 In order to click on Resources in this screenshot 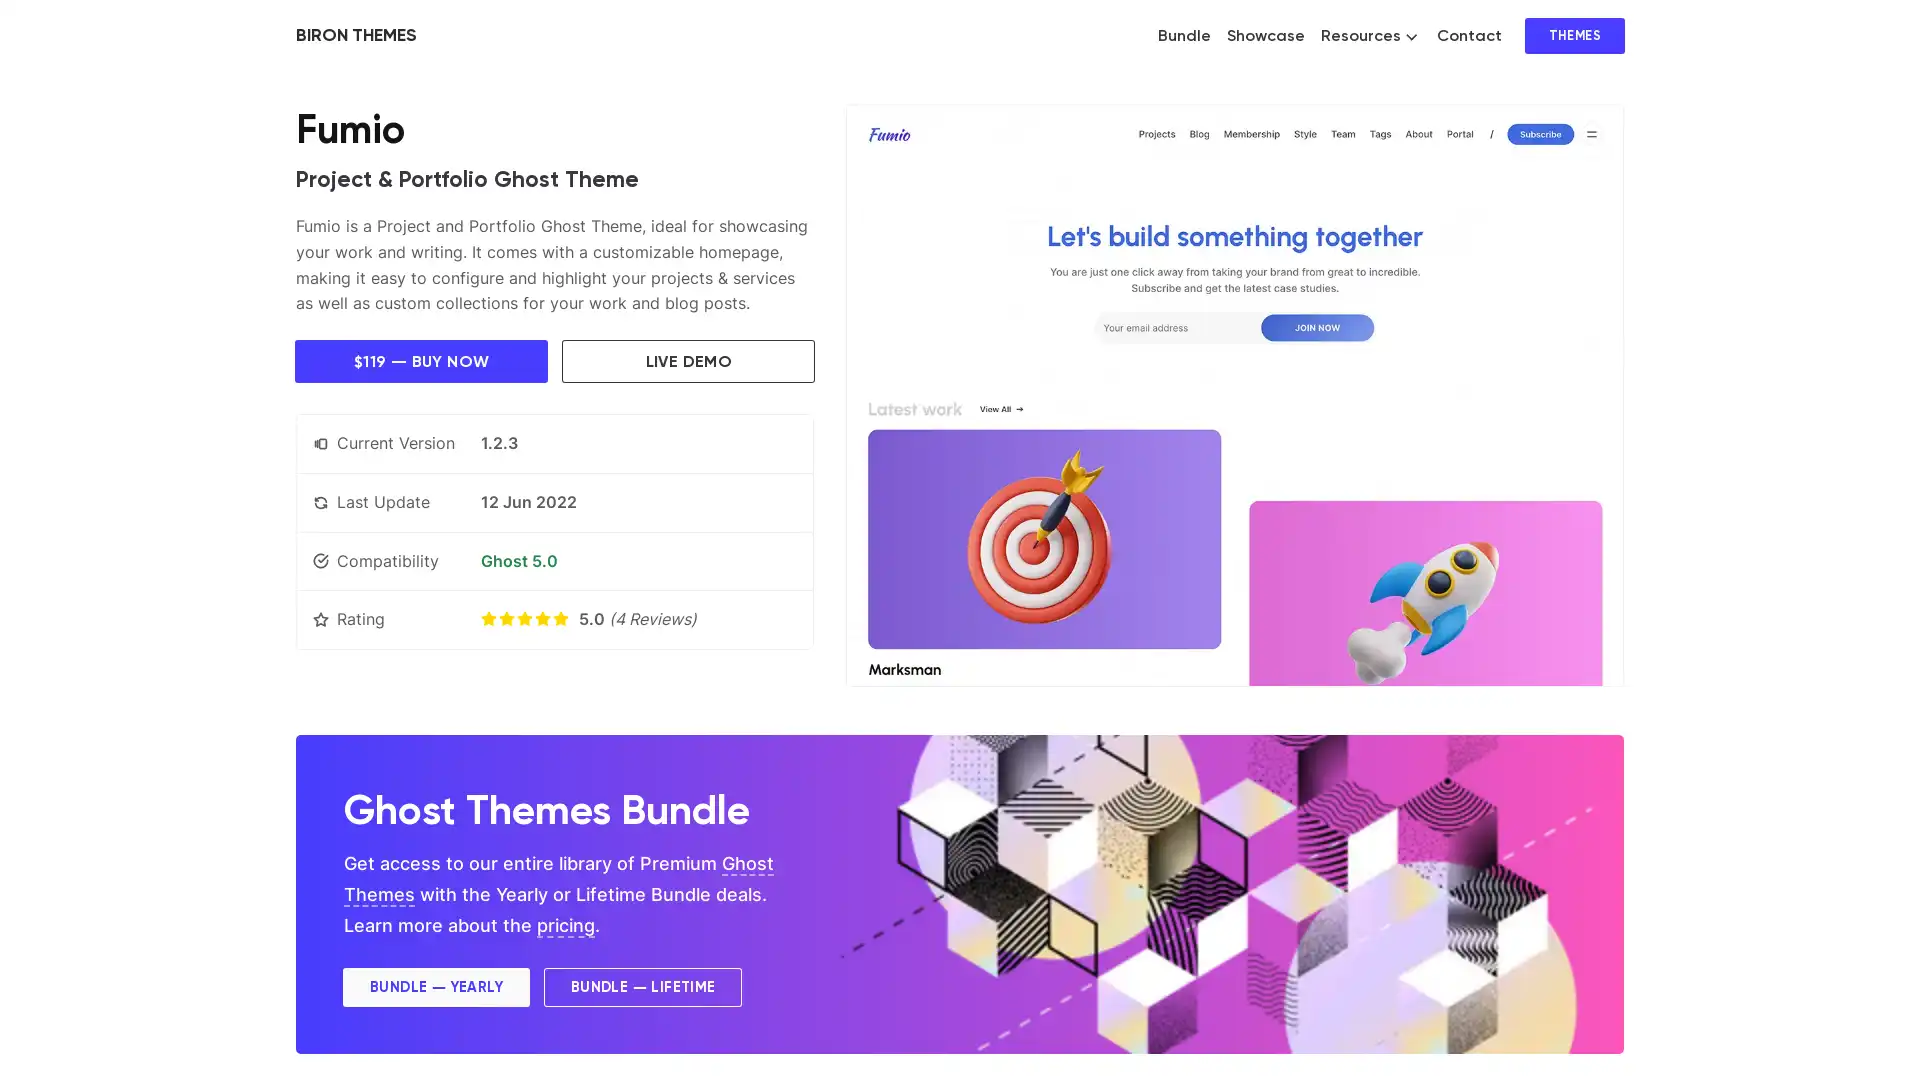, I will do `click(1368, 35)`.